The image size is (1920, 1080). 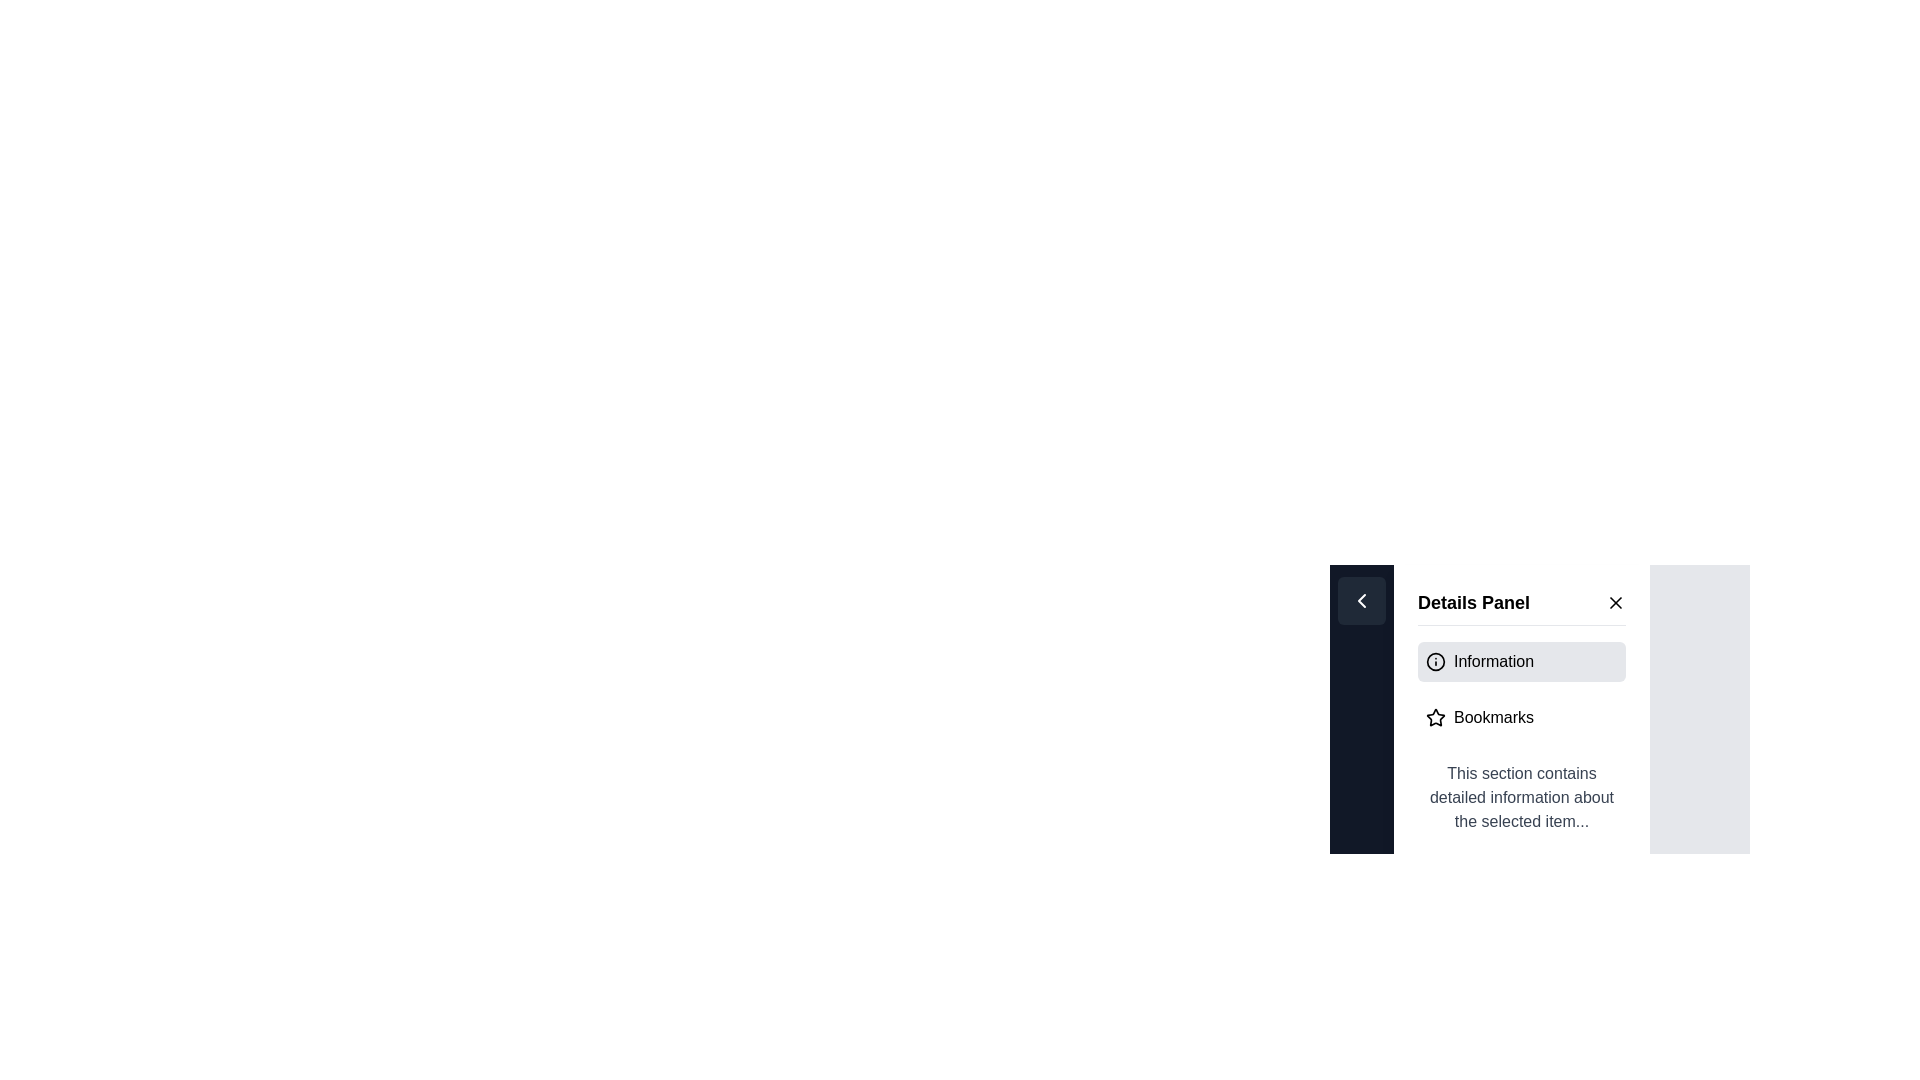 What do you see at coordinates (1361, 600) in the screenshot?
I see `the SVG-based chevron icon located at the top of the navigation panel on the far left side of the UI, which serves as a back or collapse button` at bounding box center [1361, 600].